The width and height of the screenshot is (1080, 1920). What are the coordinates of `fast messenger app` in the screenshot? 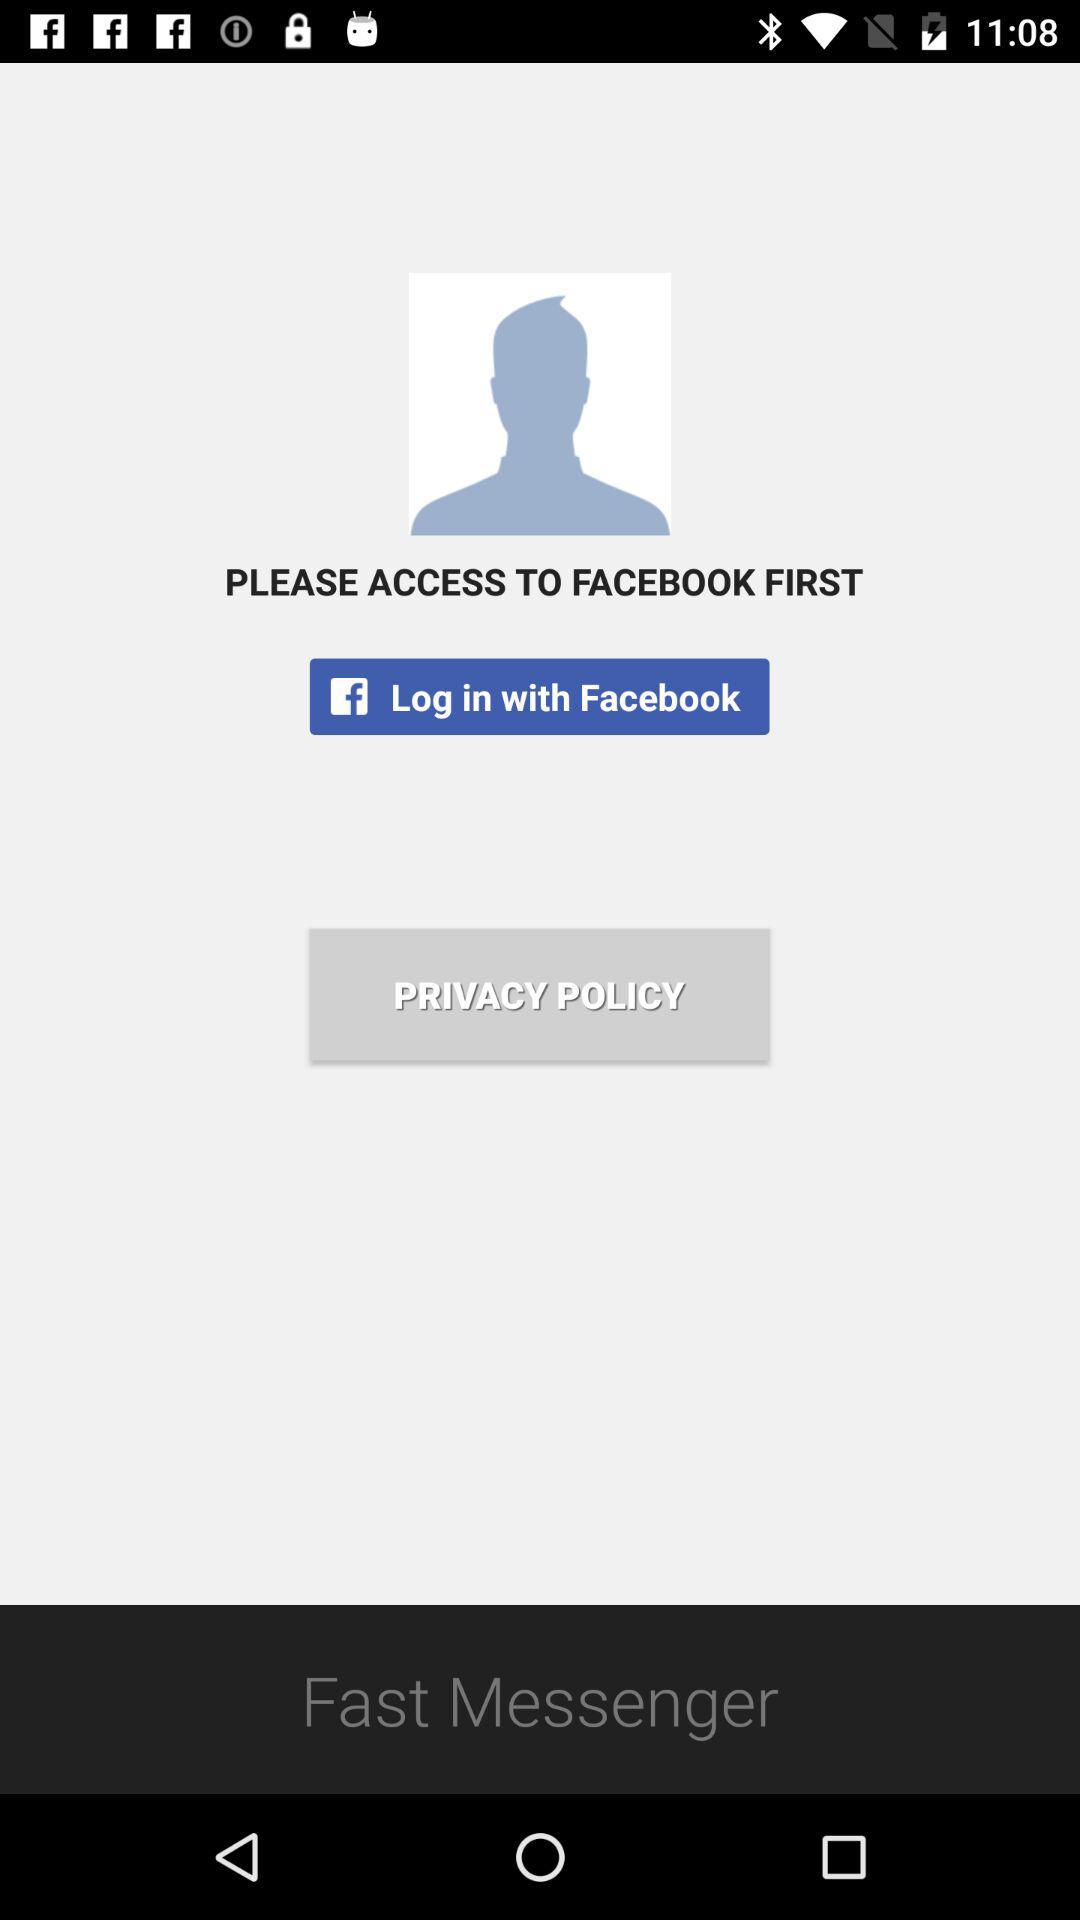 It's located at (540, 1698).